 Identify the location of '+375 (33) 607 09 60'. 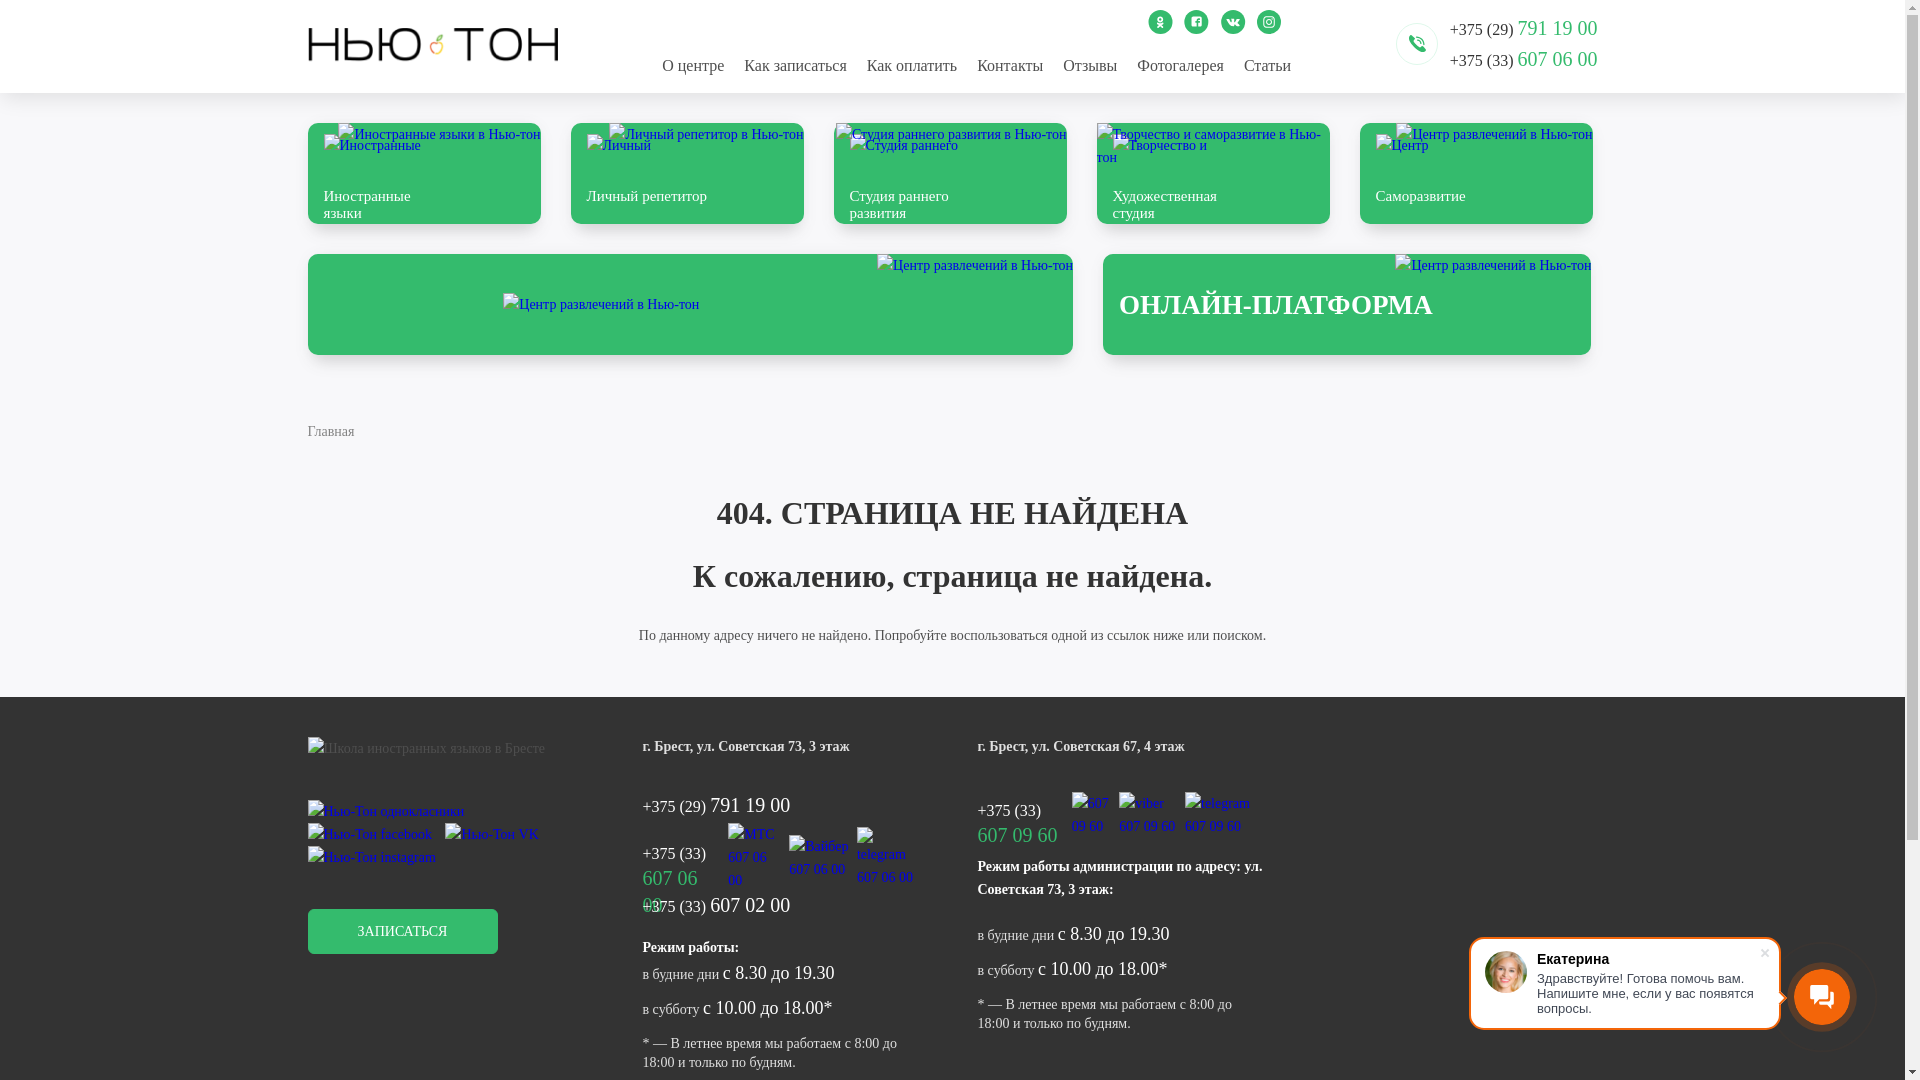
(1022, 814).